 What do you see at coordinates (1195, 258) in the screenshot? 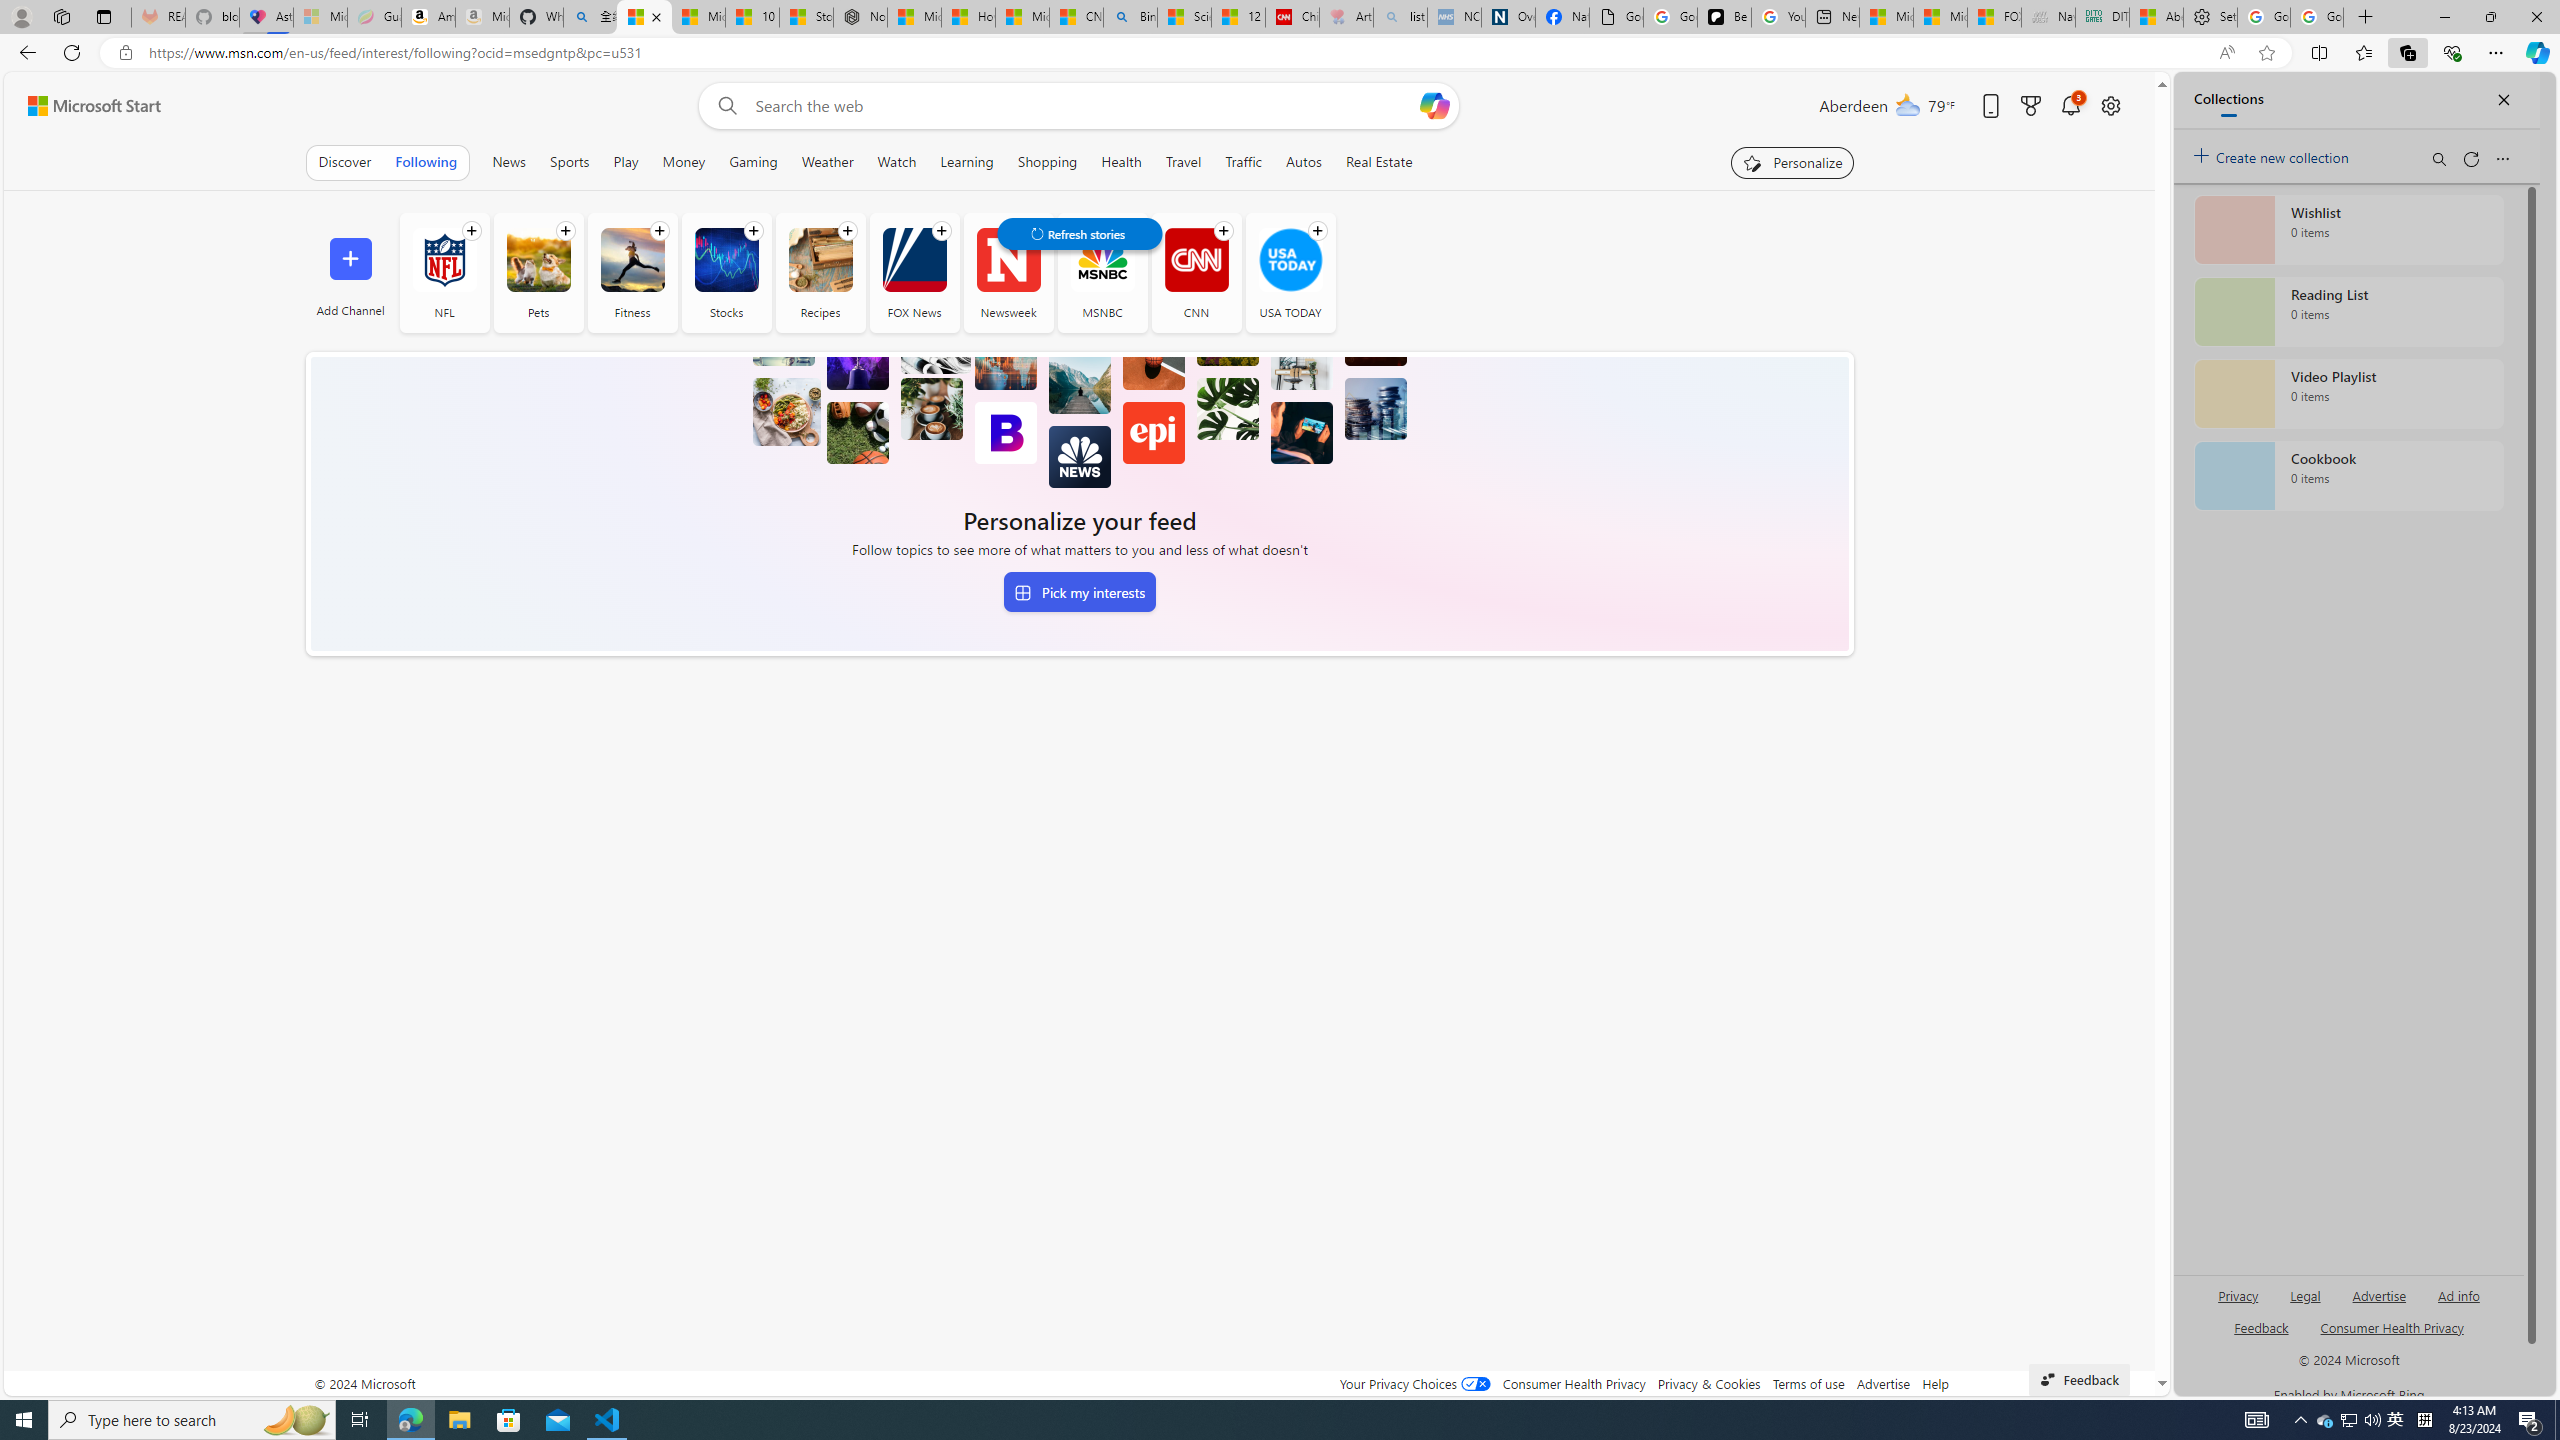
I see `'CNN'` at bounding box center [1195, 258].